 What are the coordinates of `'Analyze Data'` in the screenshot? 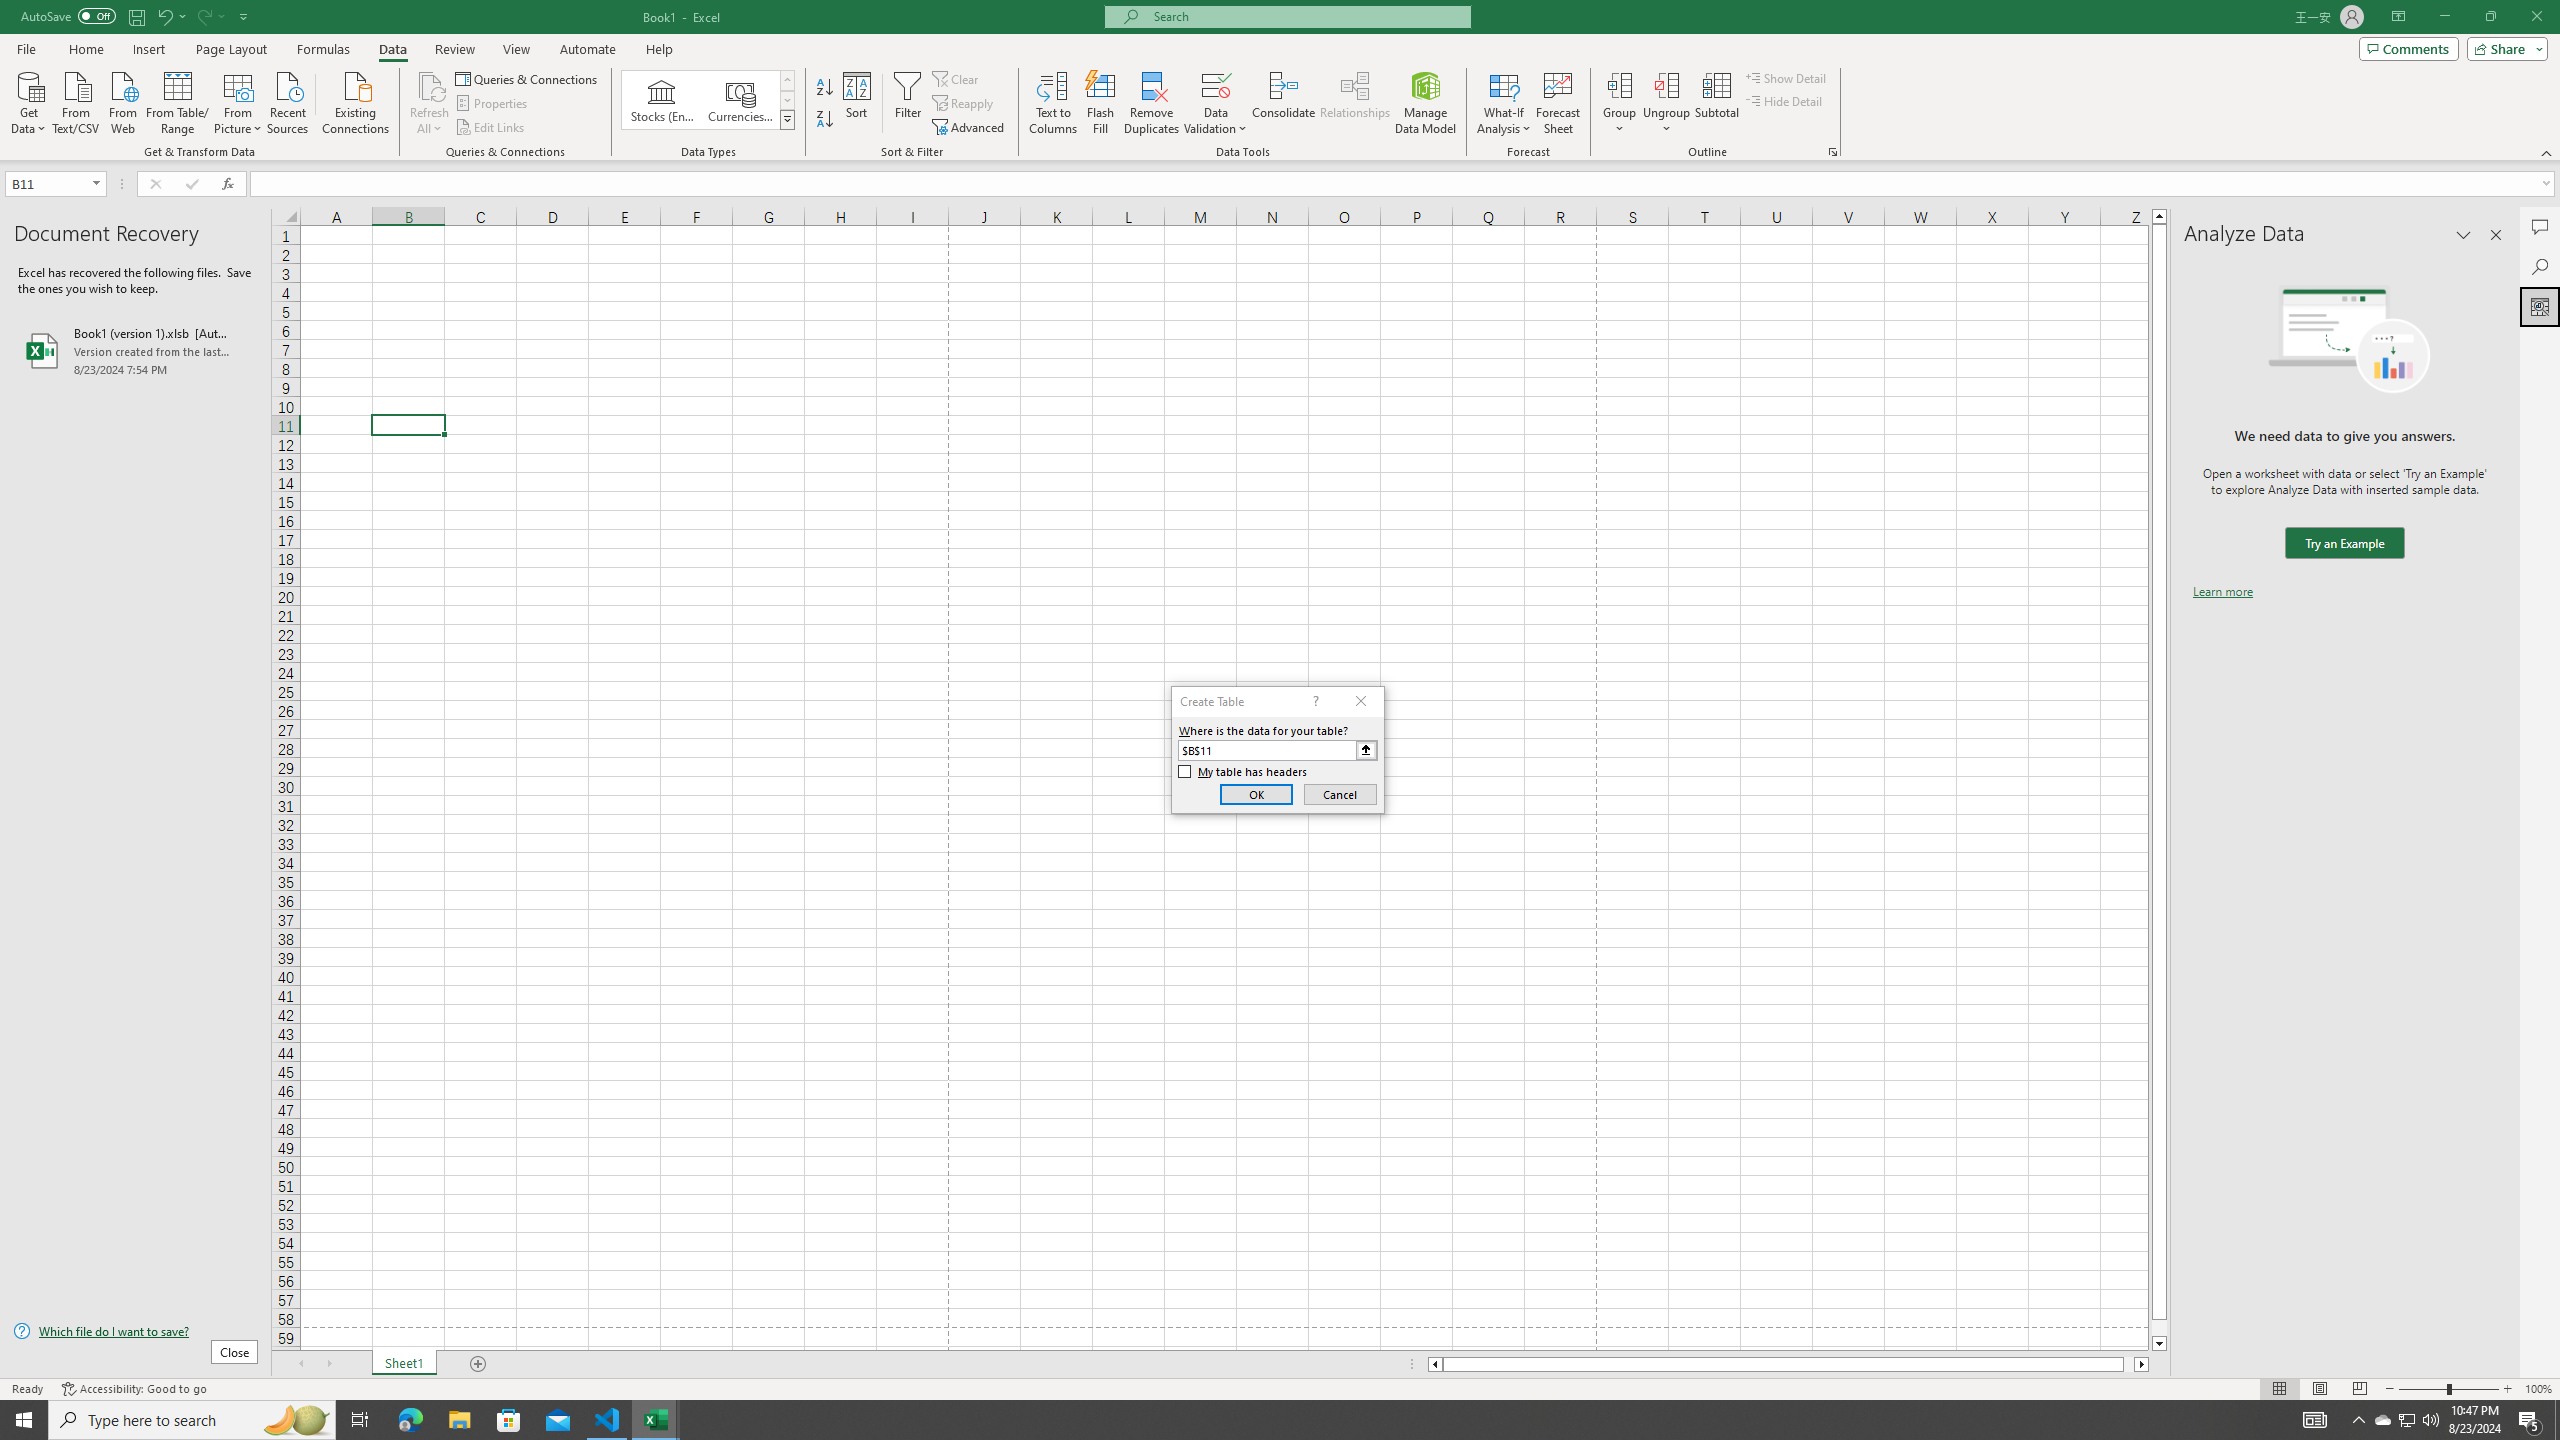 It's located at (2539, 306).